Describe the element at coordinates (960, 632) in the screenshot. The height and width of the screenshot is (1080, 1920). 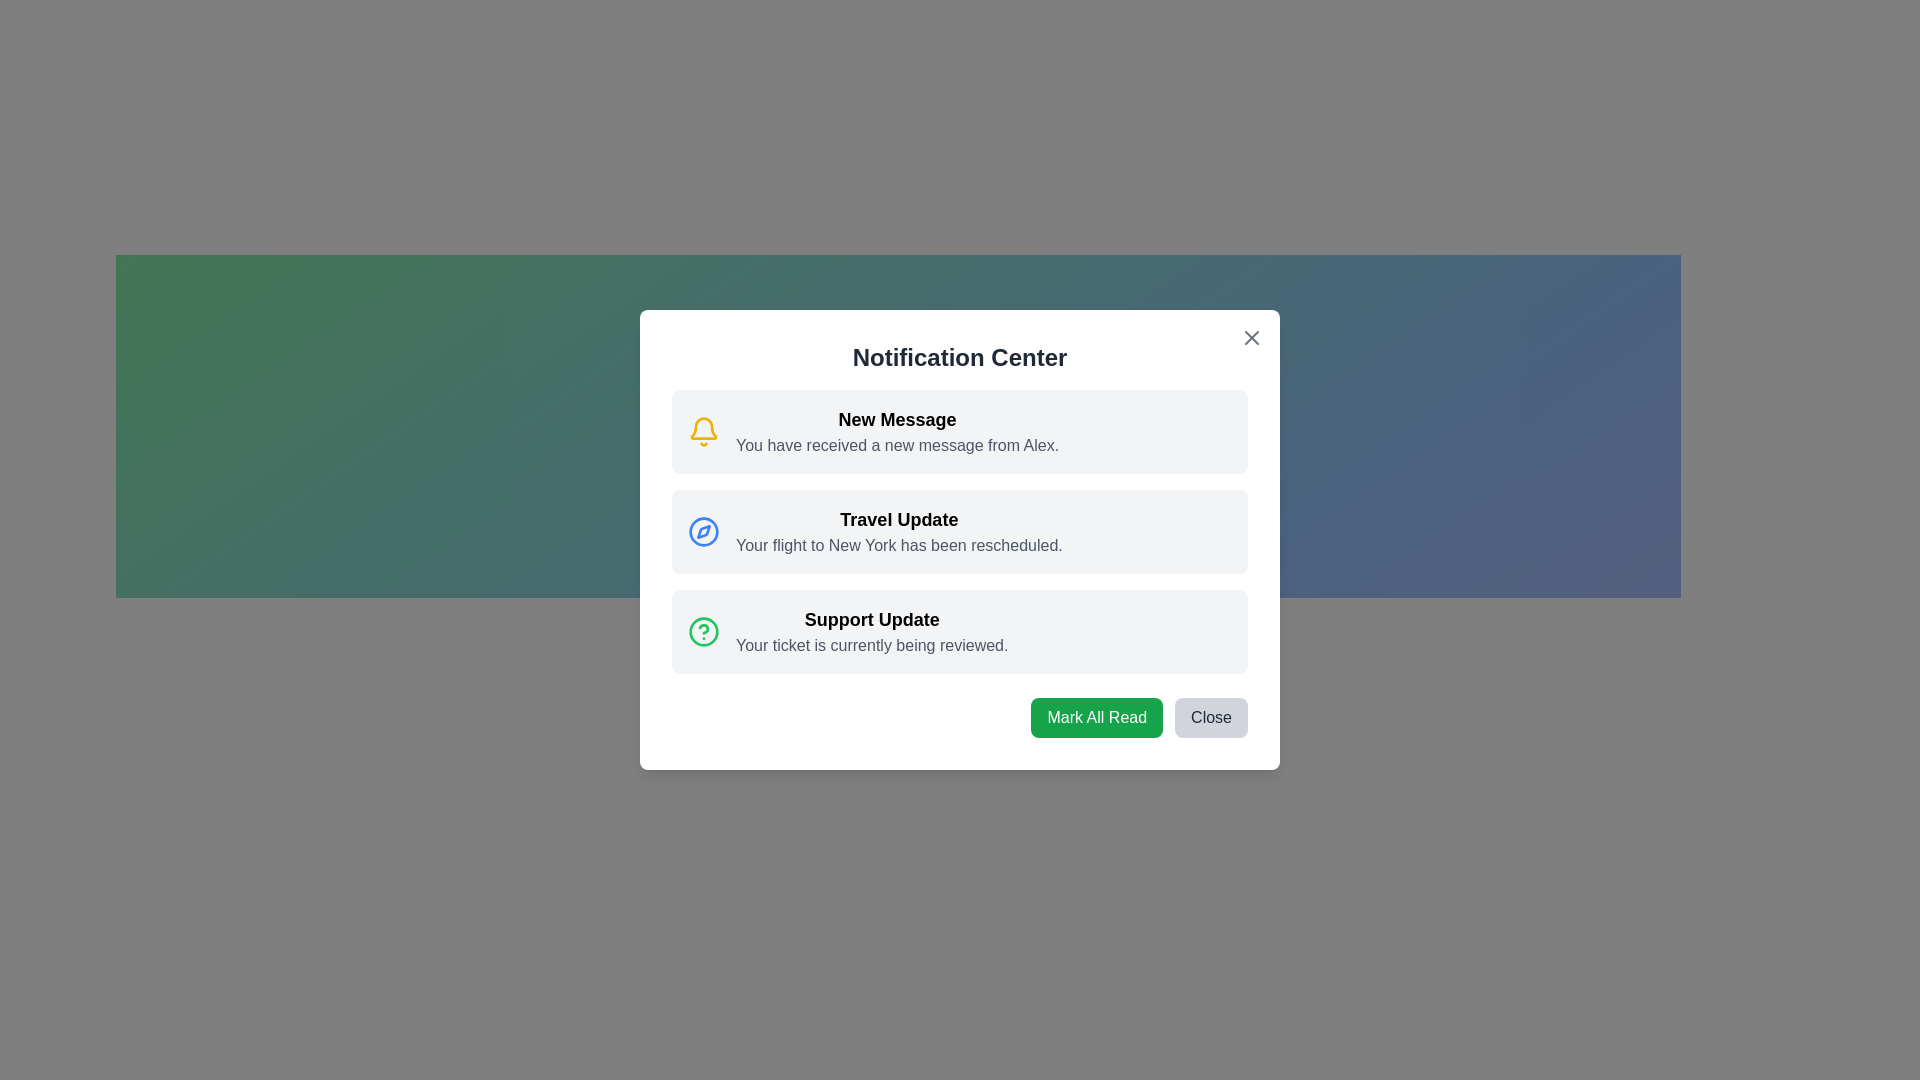
I see `the information in the third notification card about the ticket status under review, which is located below the 'Travel Update' notification and above the 'Mark All Read' and 'Close' buttons` at that location.